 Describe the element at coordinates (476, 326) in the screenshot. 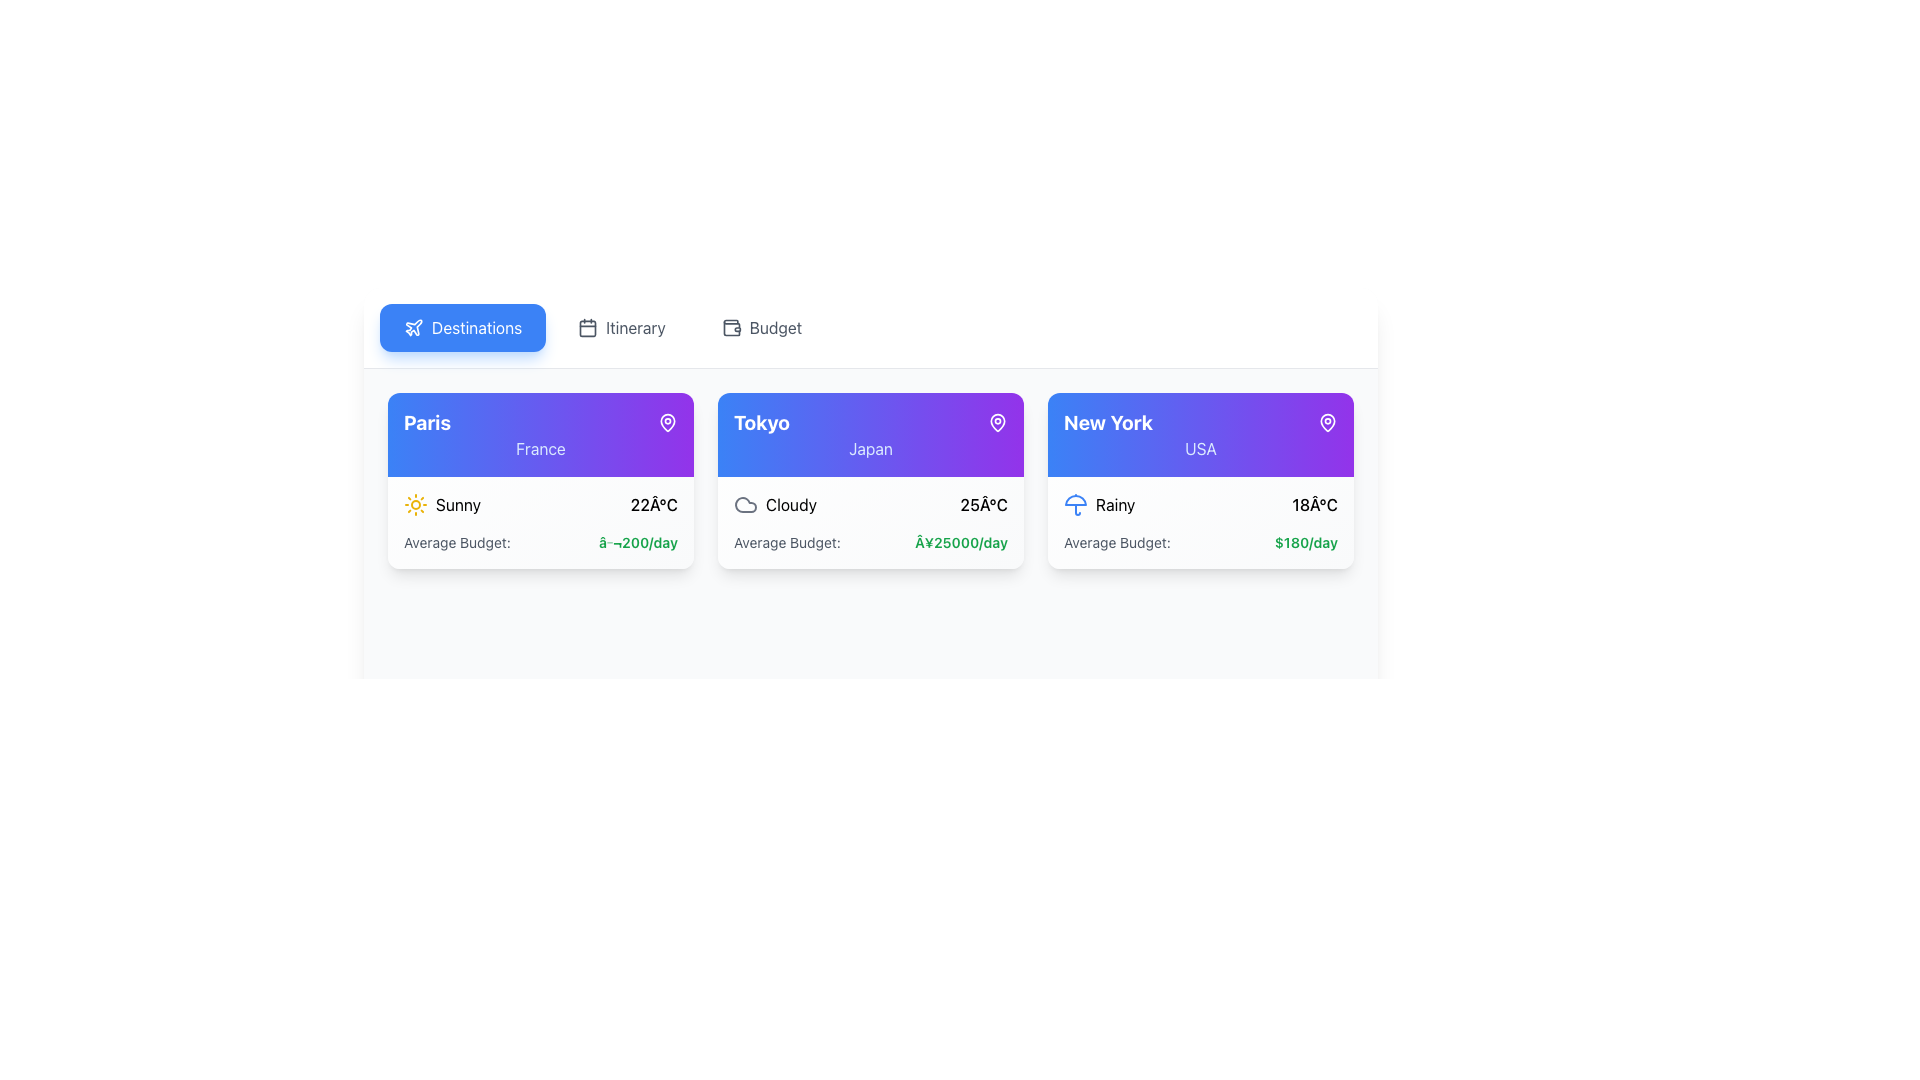

I see `the 'Destinations' text label located in the upper-left section of the navigation bar` at that location.